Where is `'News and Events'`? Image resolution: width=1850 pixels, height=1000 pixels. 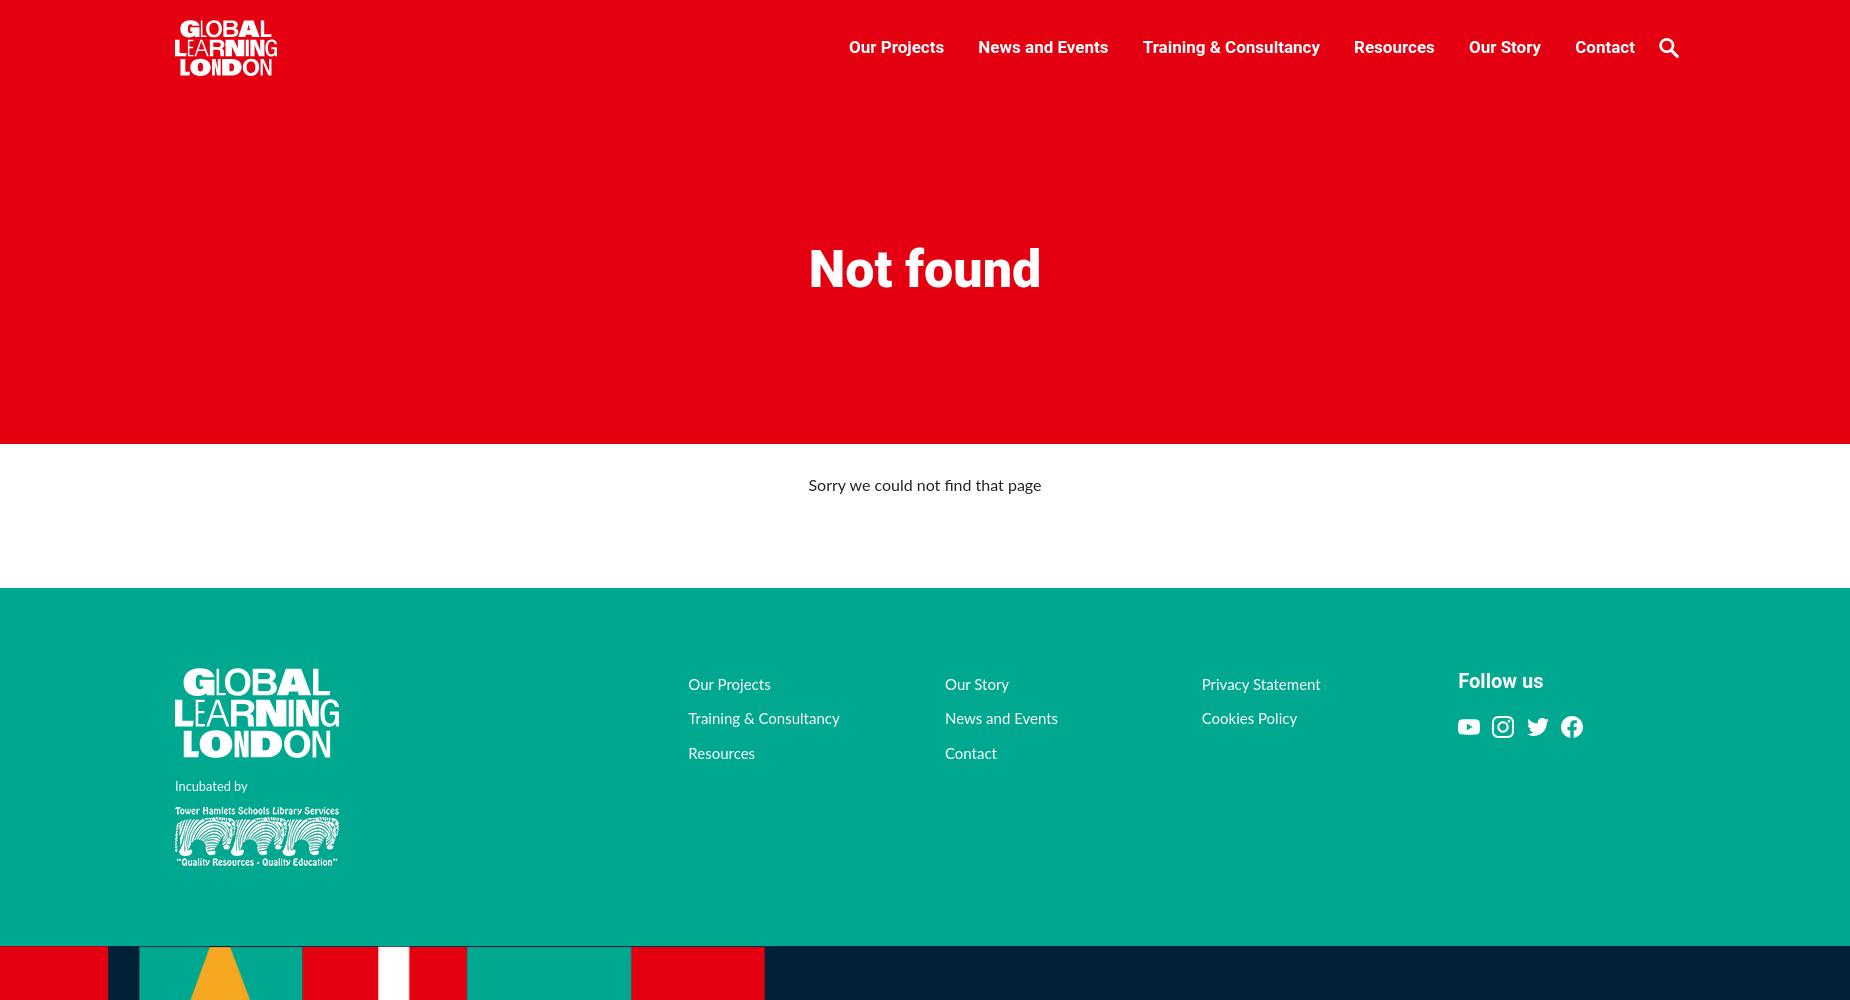 'News and Events' is located at coordinates (1000, 718).